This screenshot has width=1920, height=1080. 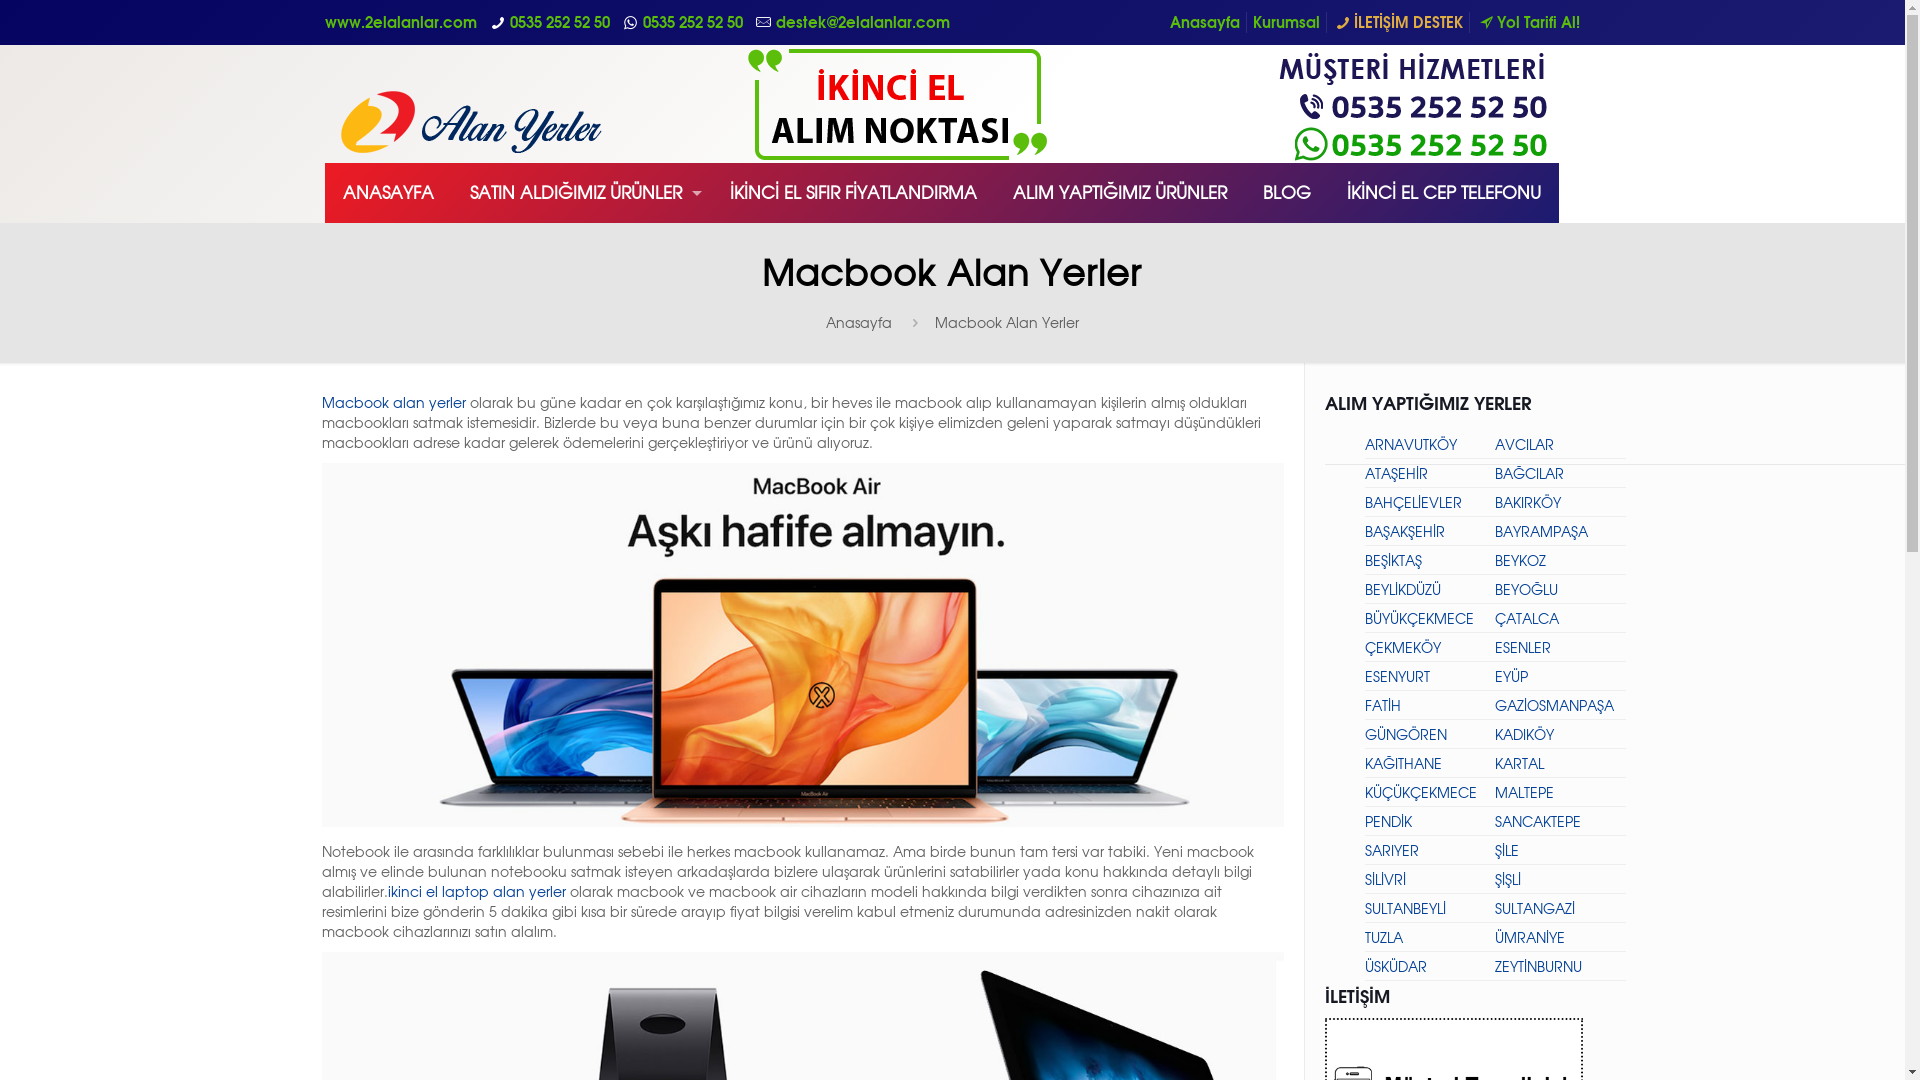 What do you see at coordinates (1526, 22) in the screenshot?
I see `'Yol Tarifi Al!'` at bounding box center [1526, 22].